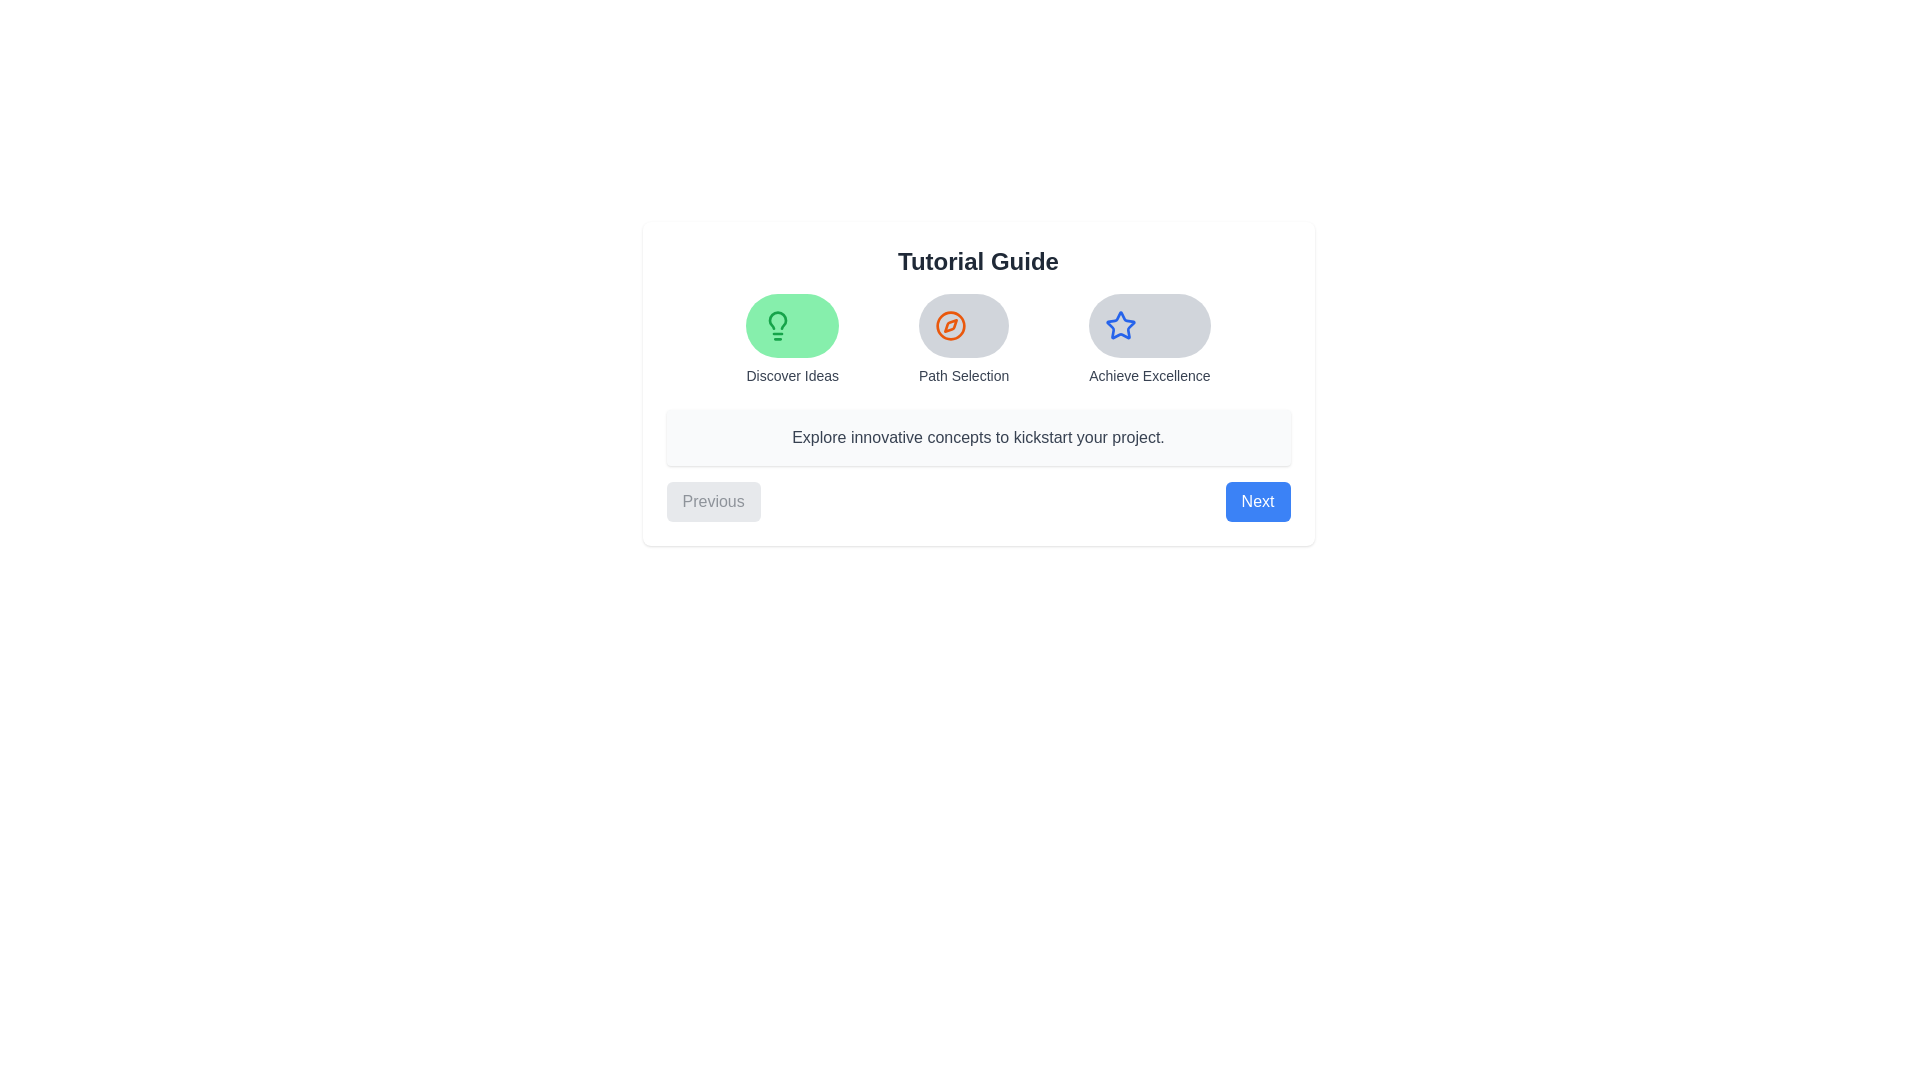 The width and height of the screenshot is (1920, 1080). I want to click on the icon representing the tutorial step Achieve Excellence, so click(1148, 325).